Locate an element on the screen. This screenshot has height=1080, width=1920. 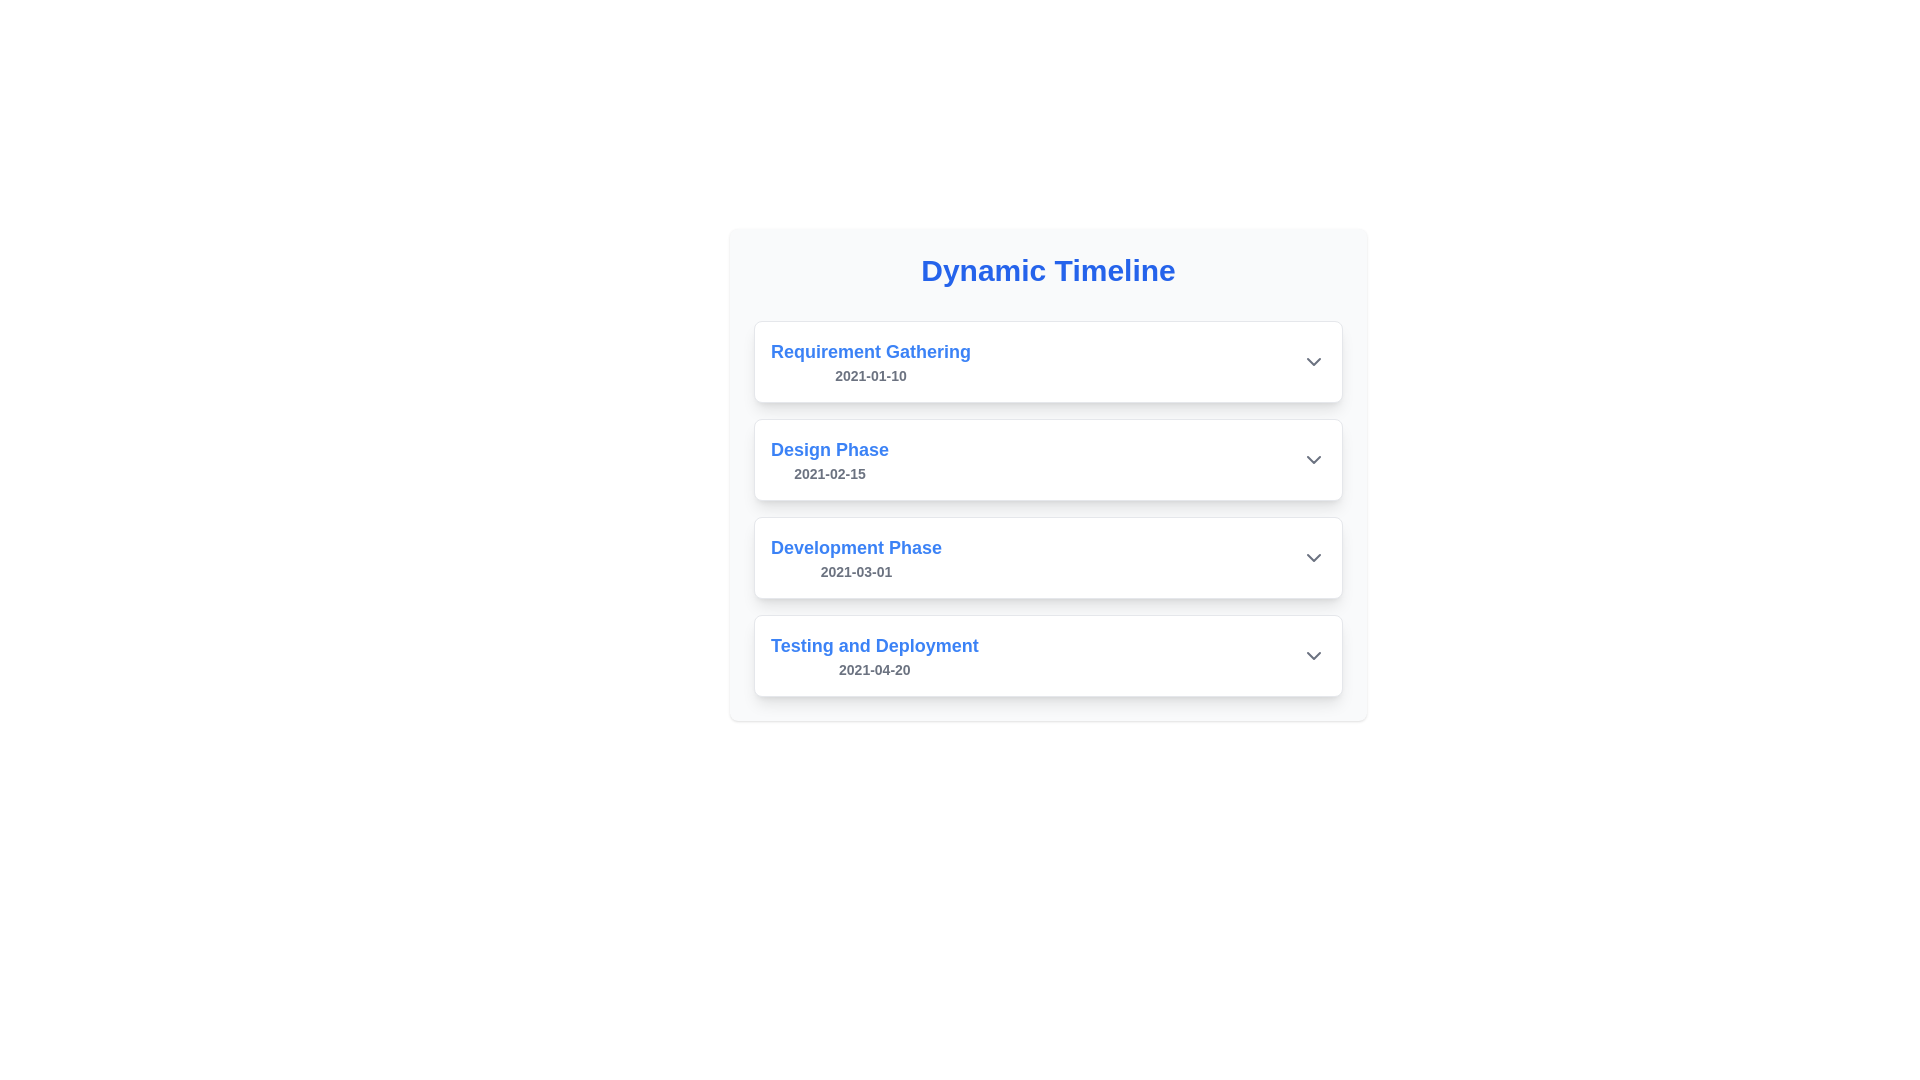
the text label displaying 'Design Phase' with the date '2021-02-15' to utilize this information for understanding the timeline is located at coordinates (830, 459).